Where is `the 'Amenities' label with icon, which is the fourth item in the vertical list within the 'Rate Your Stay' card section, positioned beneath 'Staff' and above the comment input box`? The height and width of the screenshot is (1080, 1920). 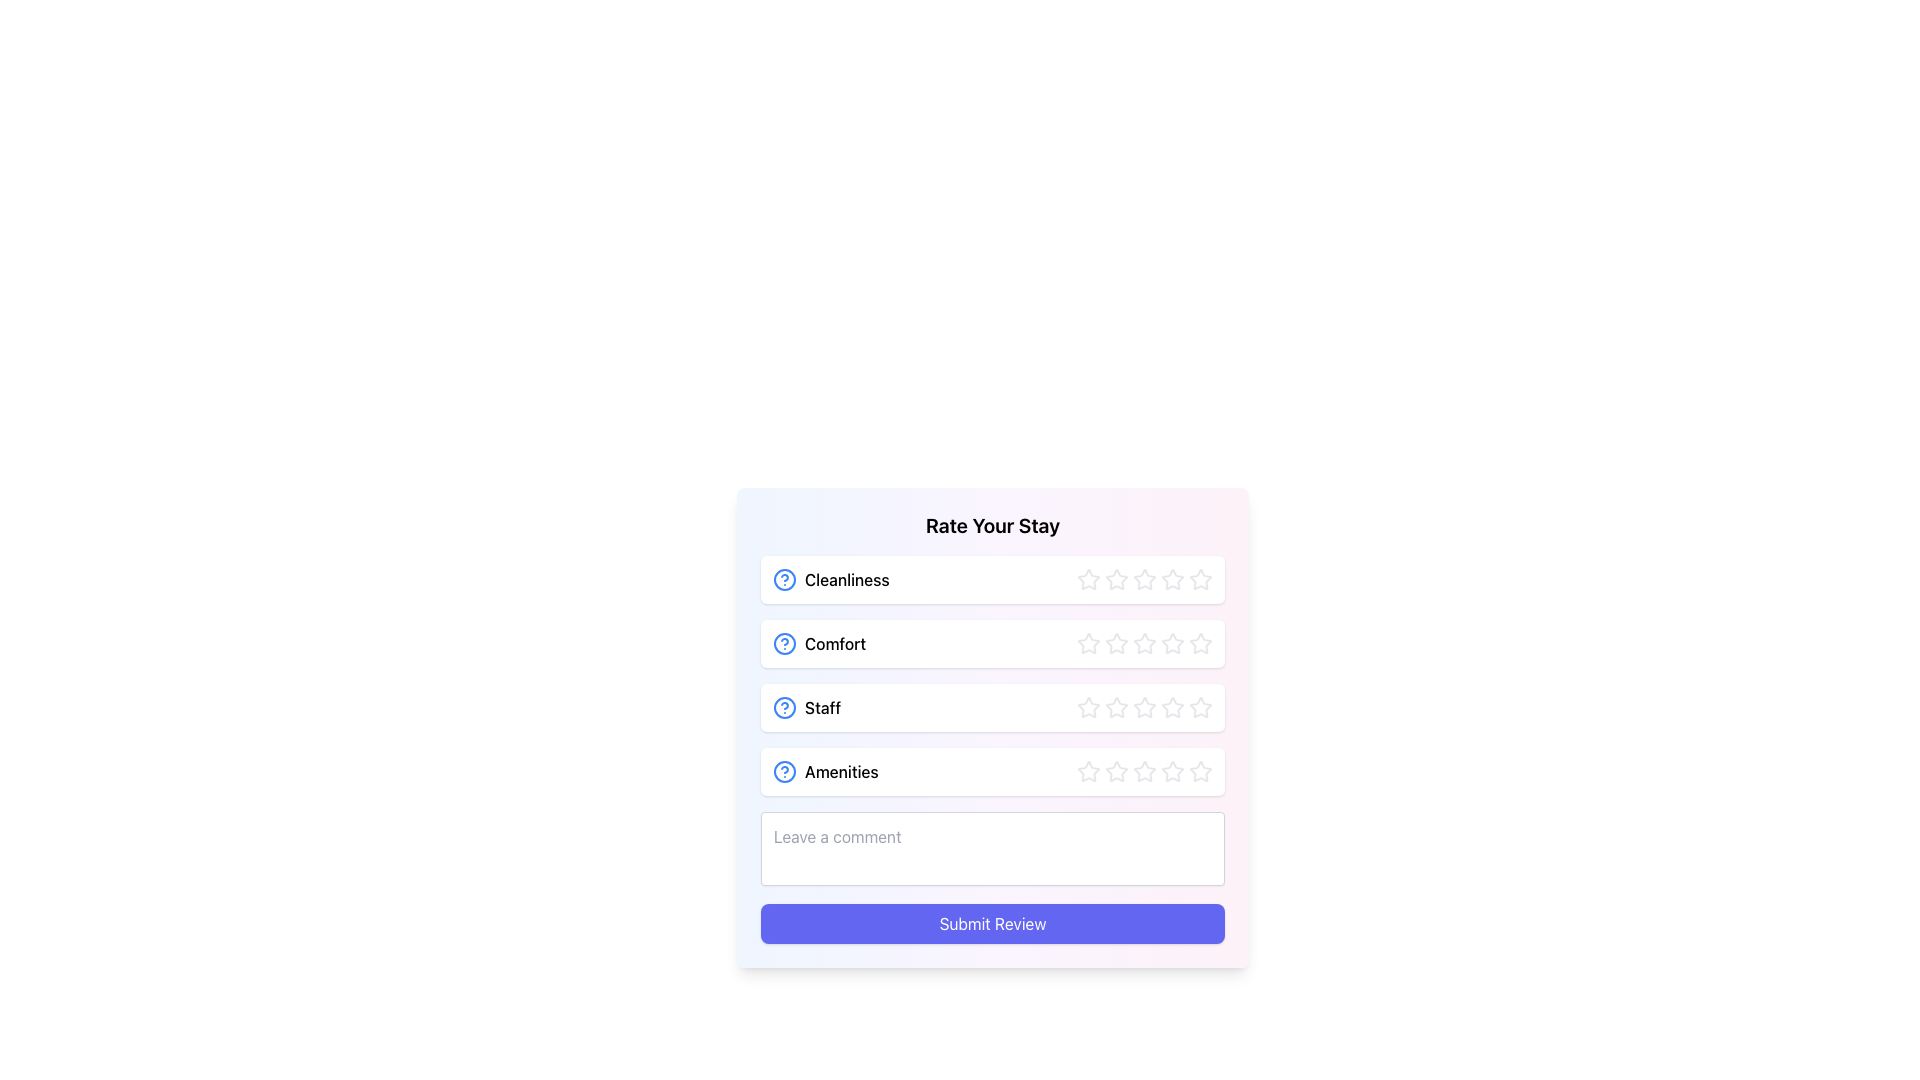 the 'Amenities' label with icon, which is the fourth item in the vertical list within the 'Rate Your Stay' card section, positioned beneath 'Staff' and above the comment input box is located at coordinates (825, 770).